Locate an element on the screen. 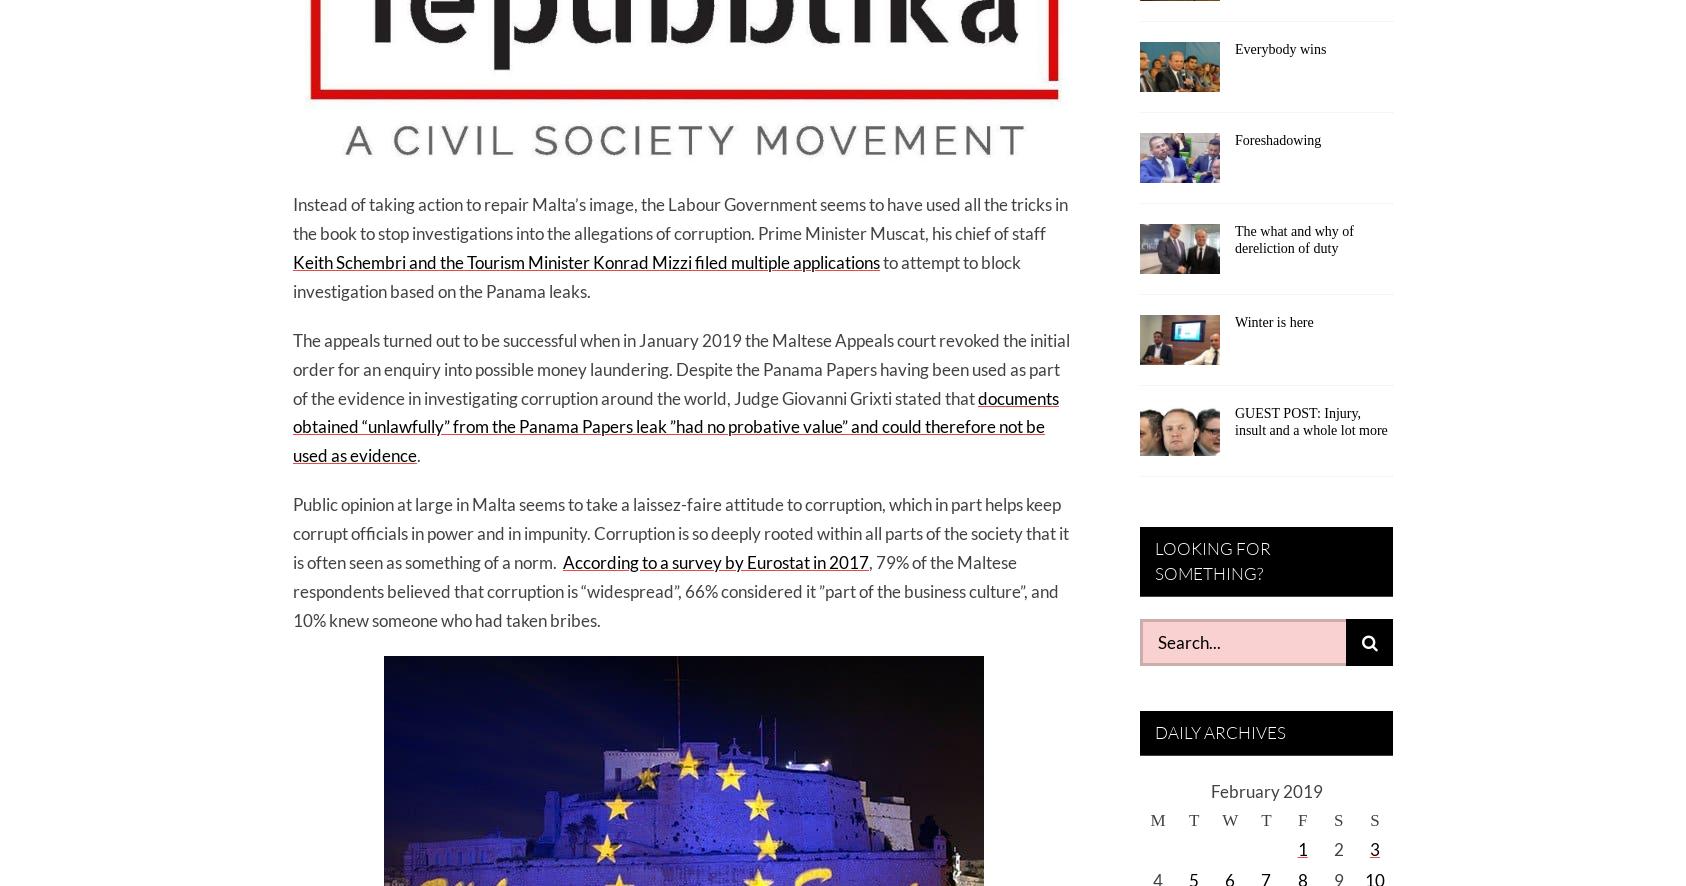 Image resolution: width=1686 pixels, height=886 pixels. 'February 2019' is located at coordinates (1266, 790).